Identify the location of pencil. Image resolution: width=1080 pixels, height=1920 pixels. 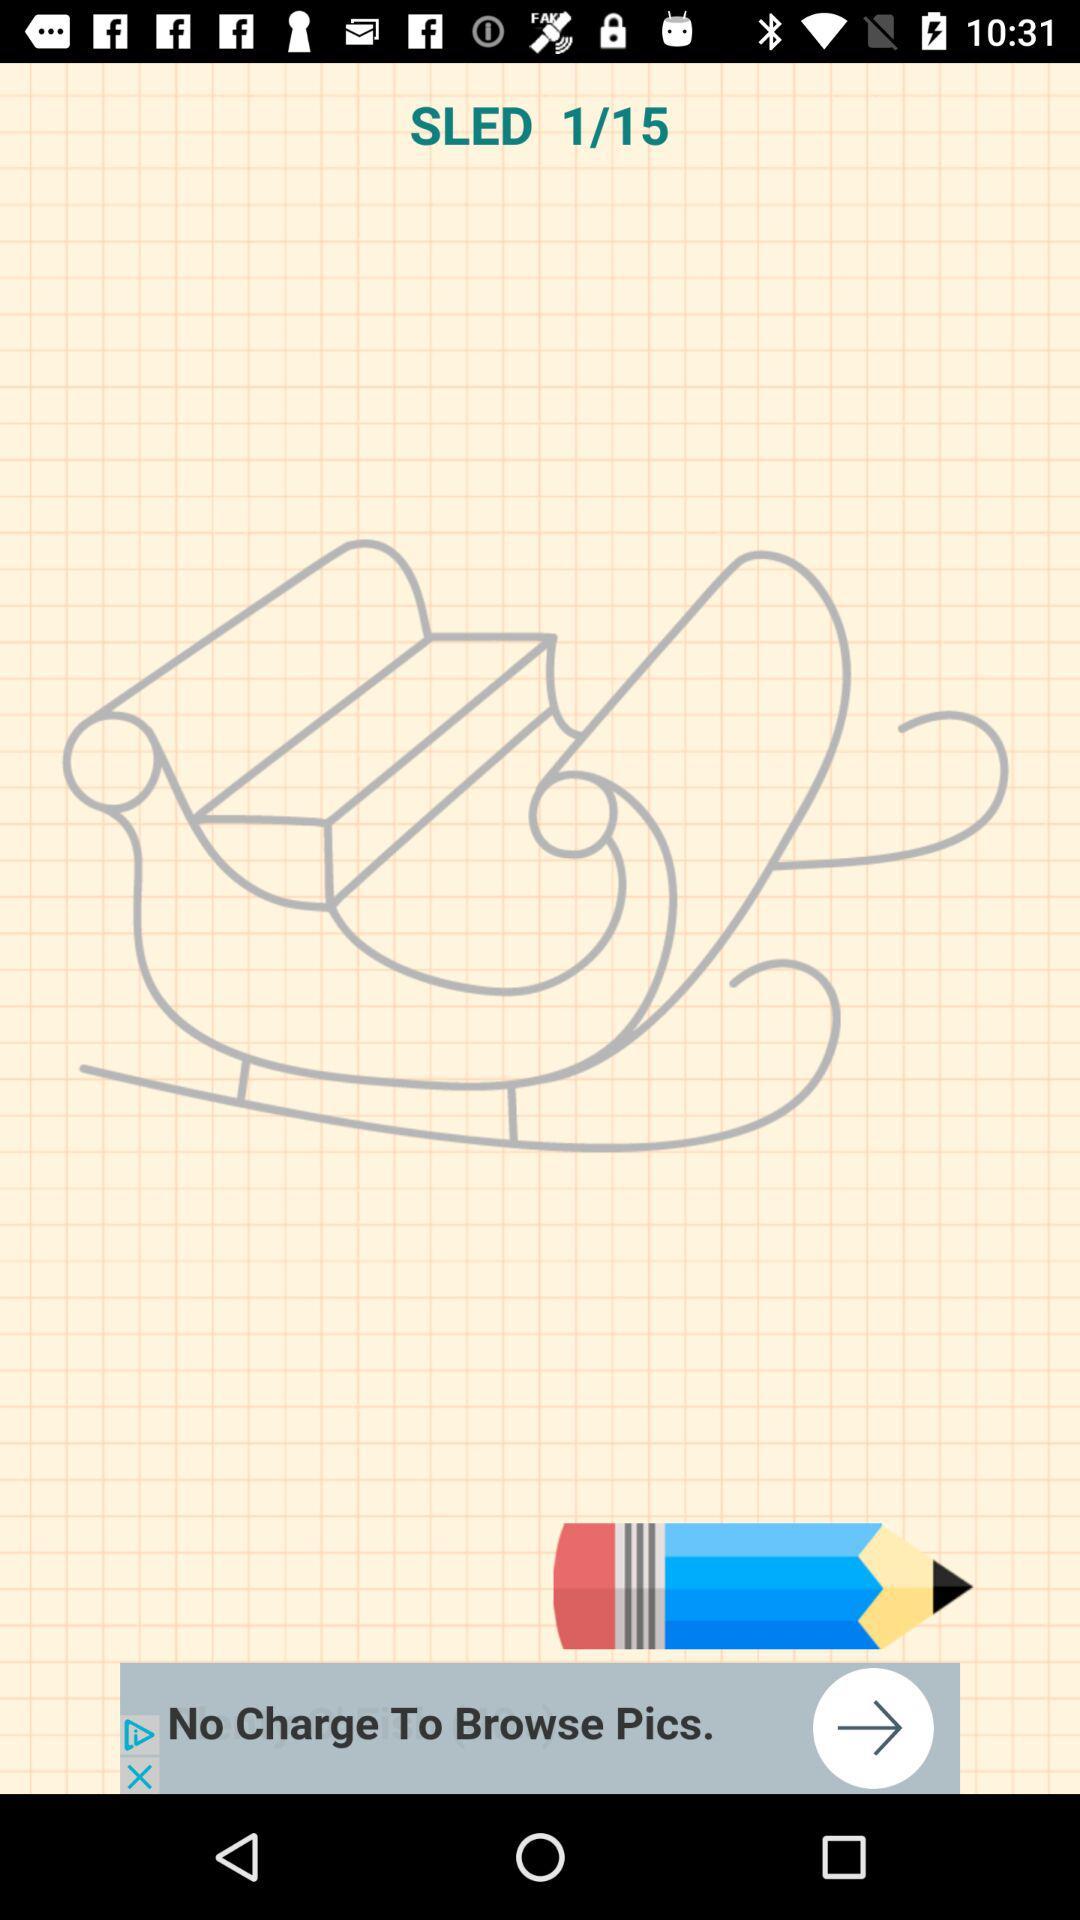
(763, 1585).